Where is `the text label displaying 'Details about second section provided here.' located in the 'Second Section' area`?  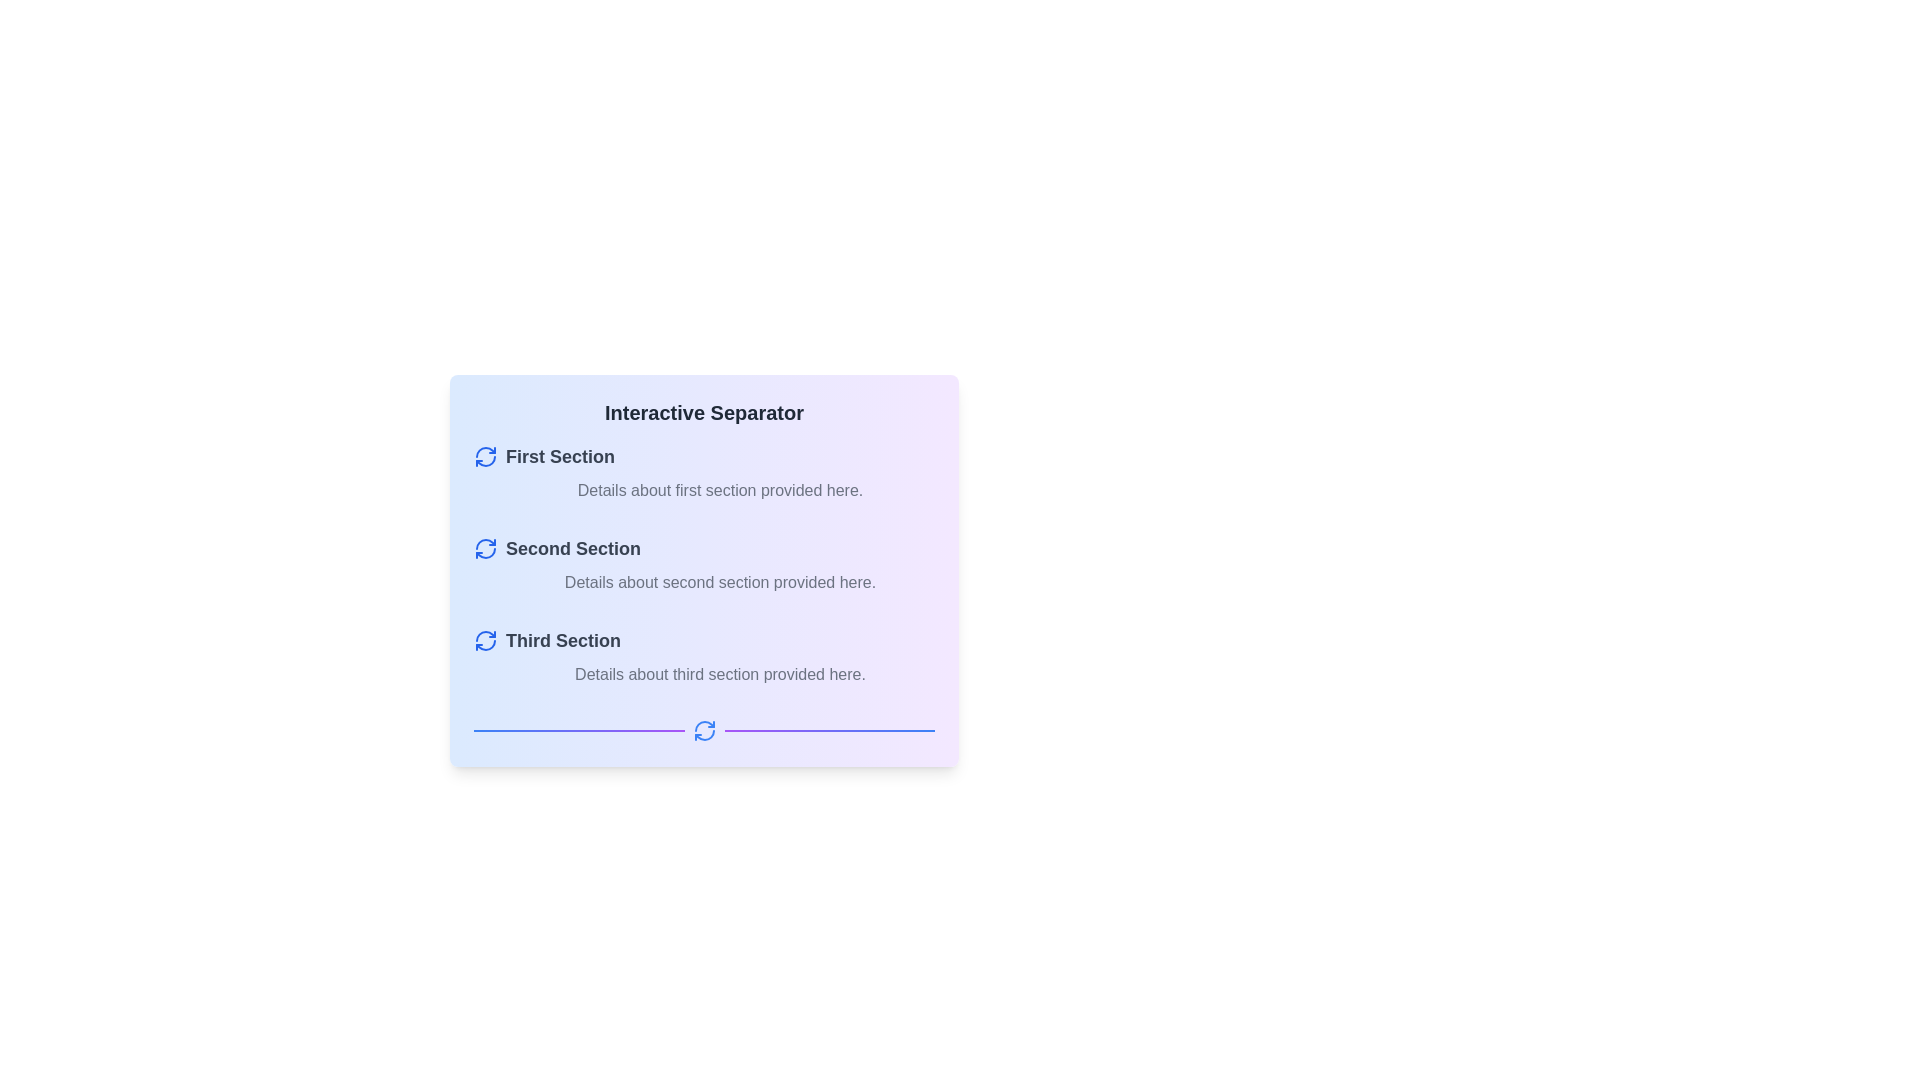 the text label displaying 'Details about second section provided here.' located in the 'Second Section' area is located at coordinates (720, 582).